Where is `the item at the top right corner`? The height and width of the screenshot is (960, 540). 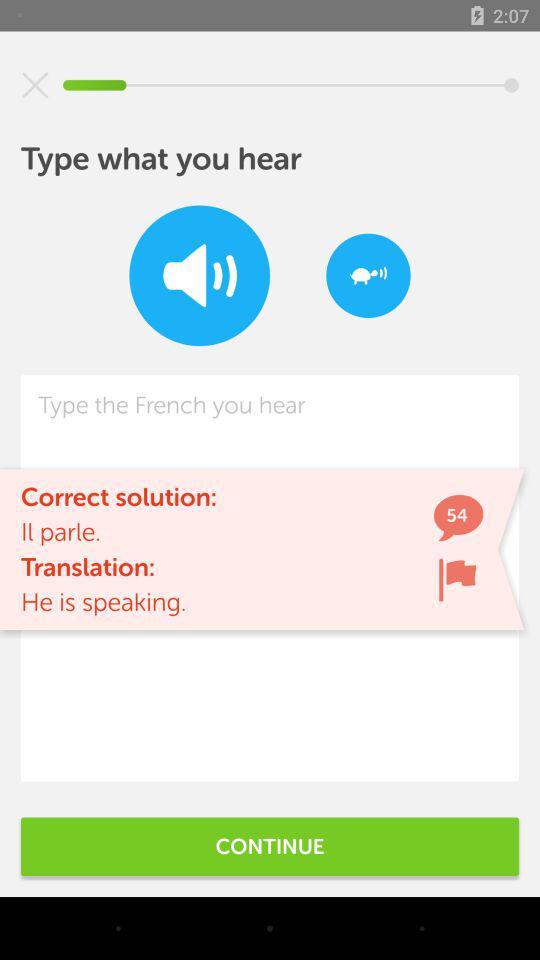
the item at the top right corner is located at coordinates (367, 274).